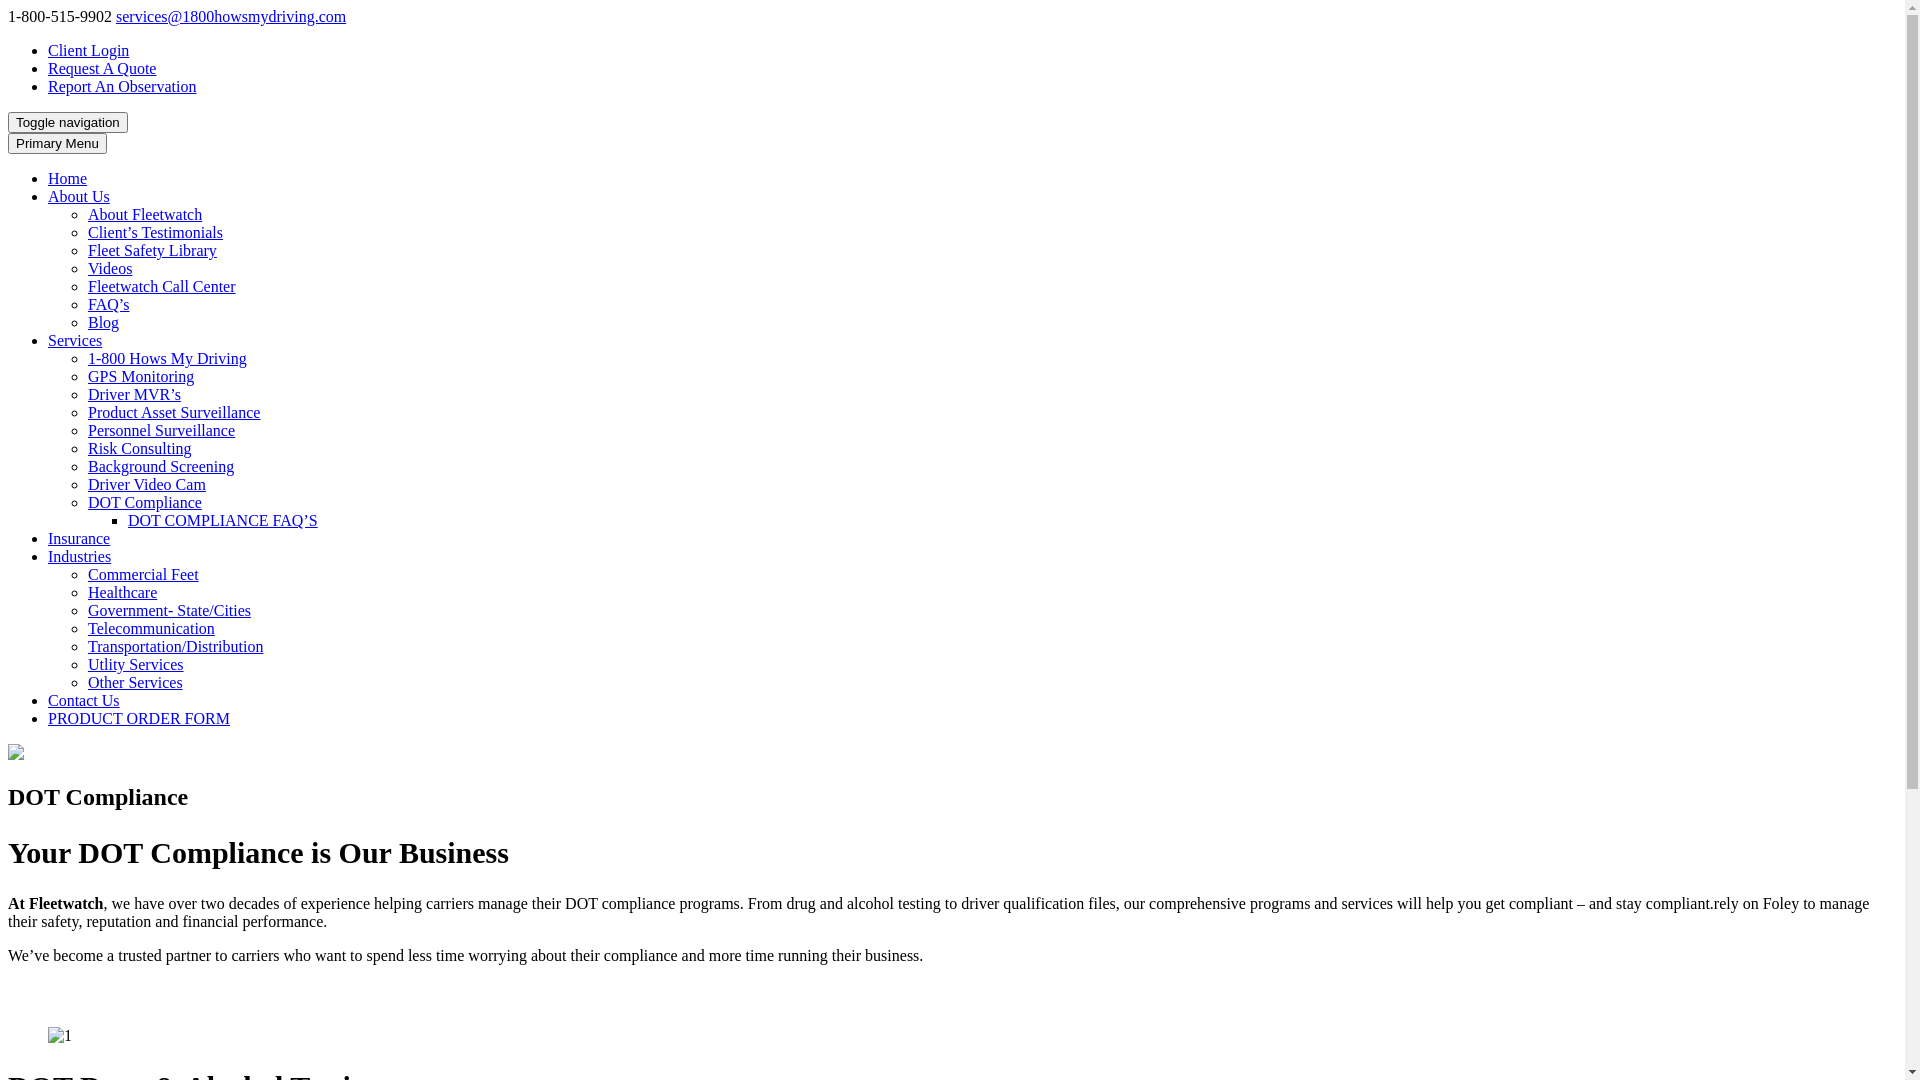 The height and width of the screenshot is (1080, 1920). Describe the element at coordinates (86, 681) in the screenshot. I see `'Other Services'` at that location.